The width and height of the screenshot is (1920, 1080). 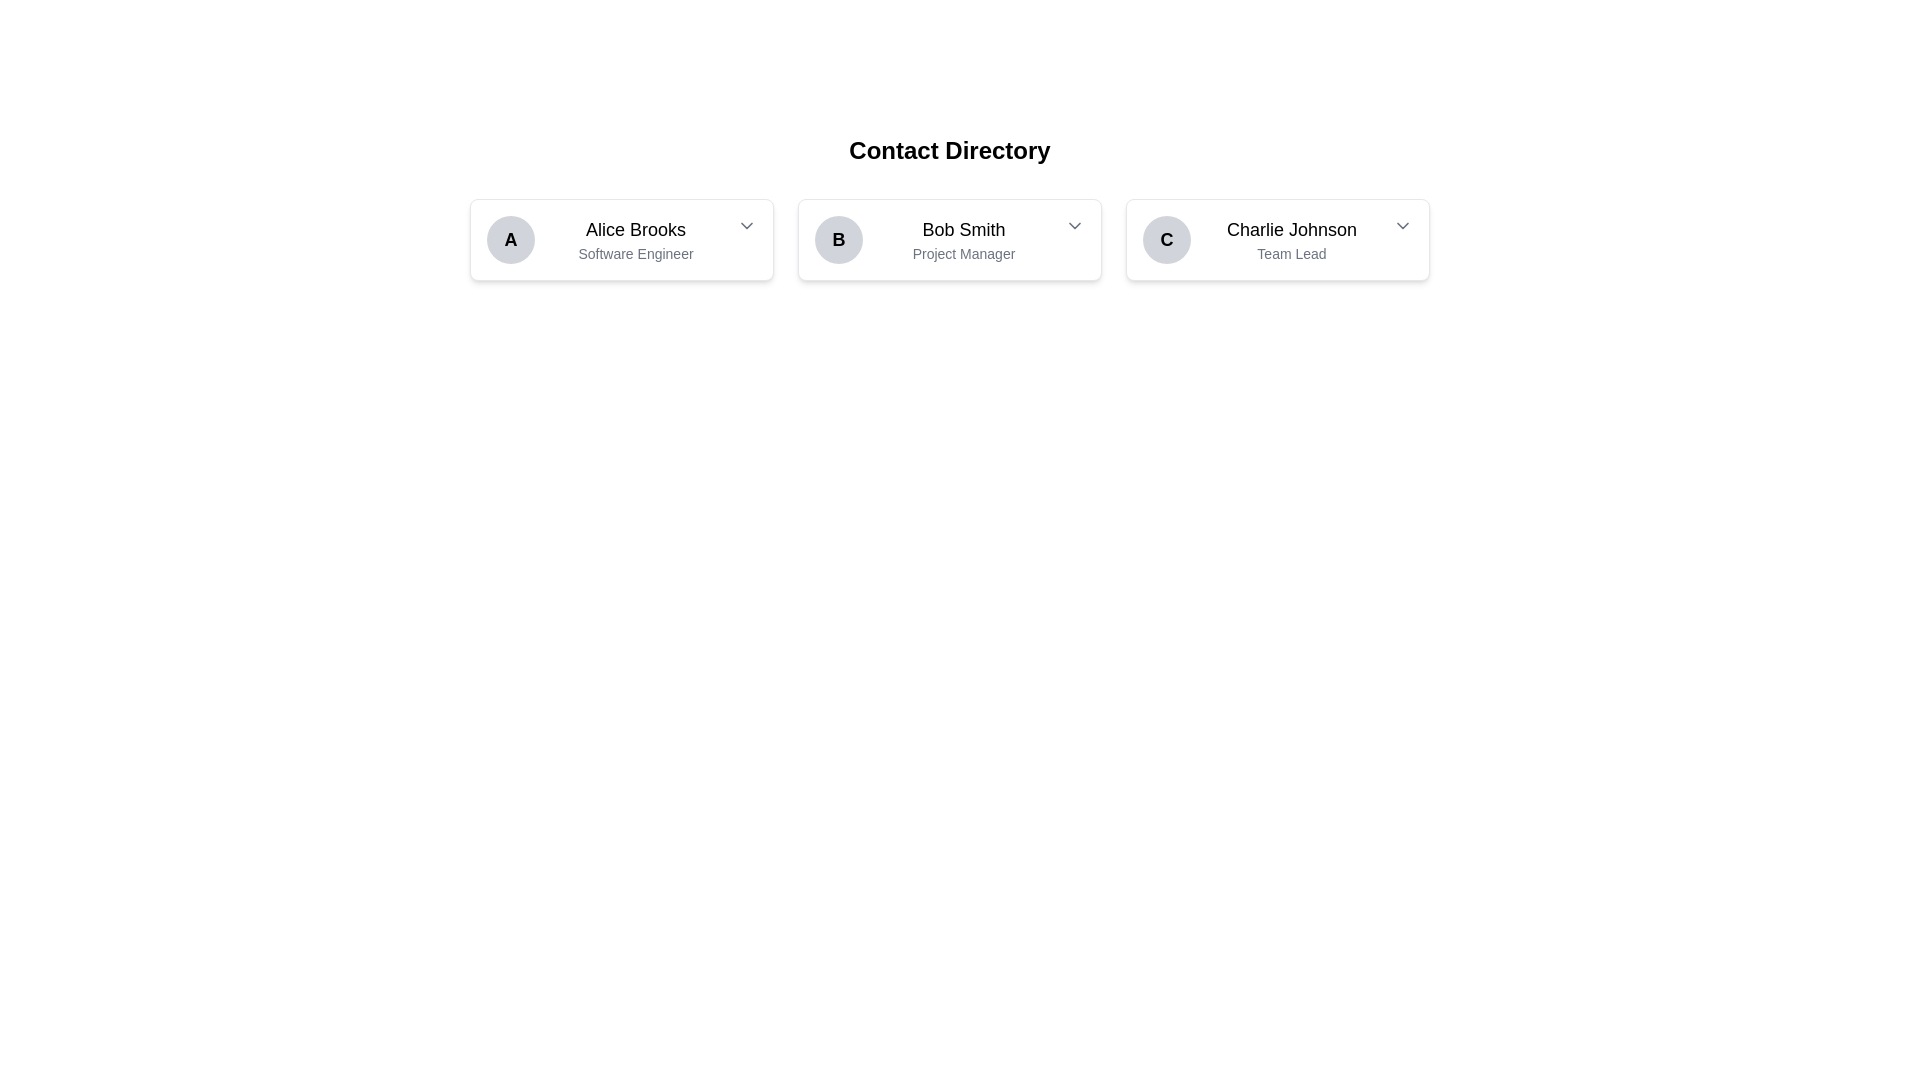 What do you see at coordinates (634, 253) in the screenshot?
I see `the linked information associated with the 'Software Engineer' text label, which is displayed in a smaller gray font below 'Alice Brooks'` at bounding box center [634, 253].